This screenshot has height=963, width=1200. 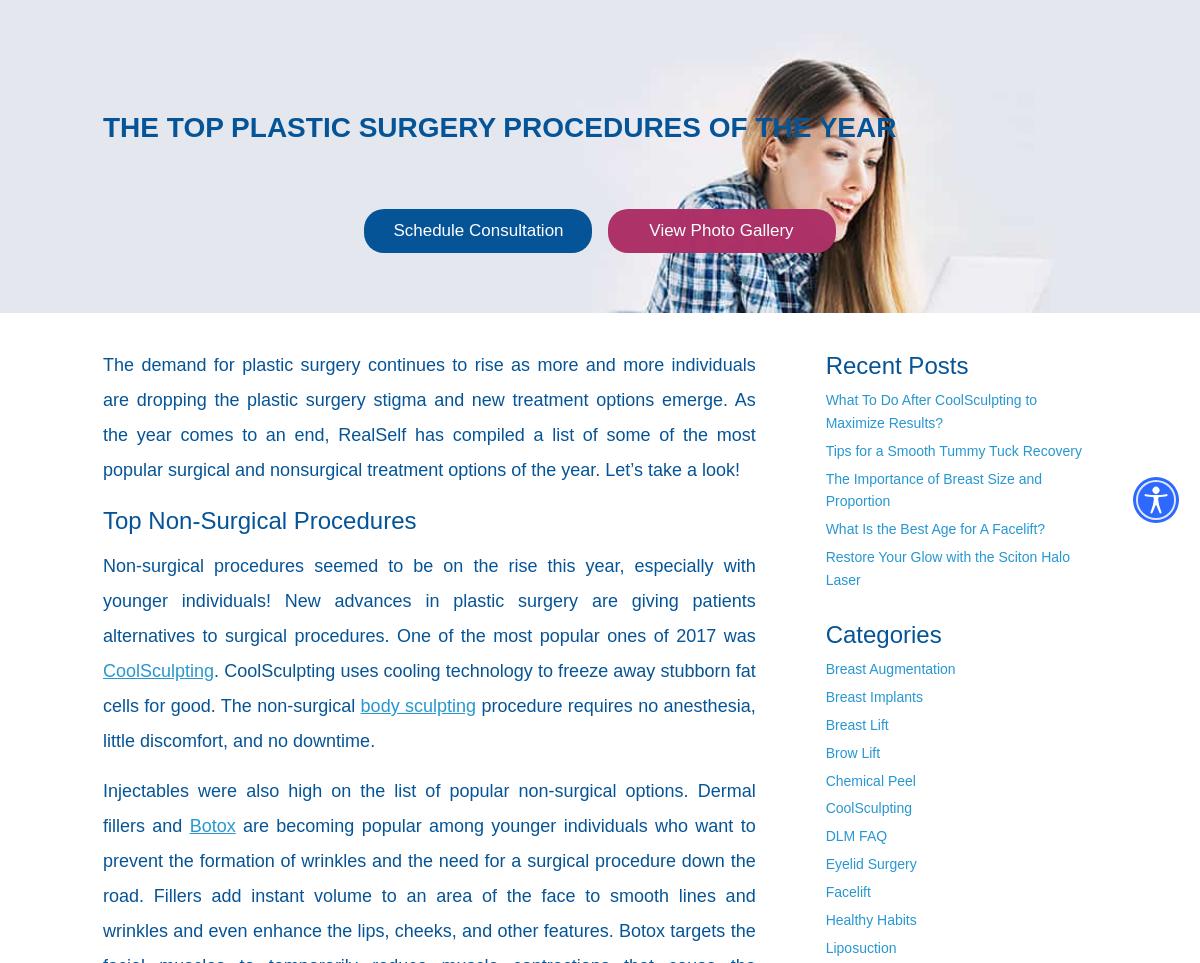 I want to click on 'View Photo Gallery', so click(x=720, y=229).